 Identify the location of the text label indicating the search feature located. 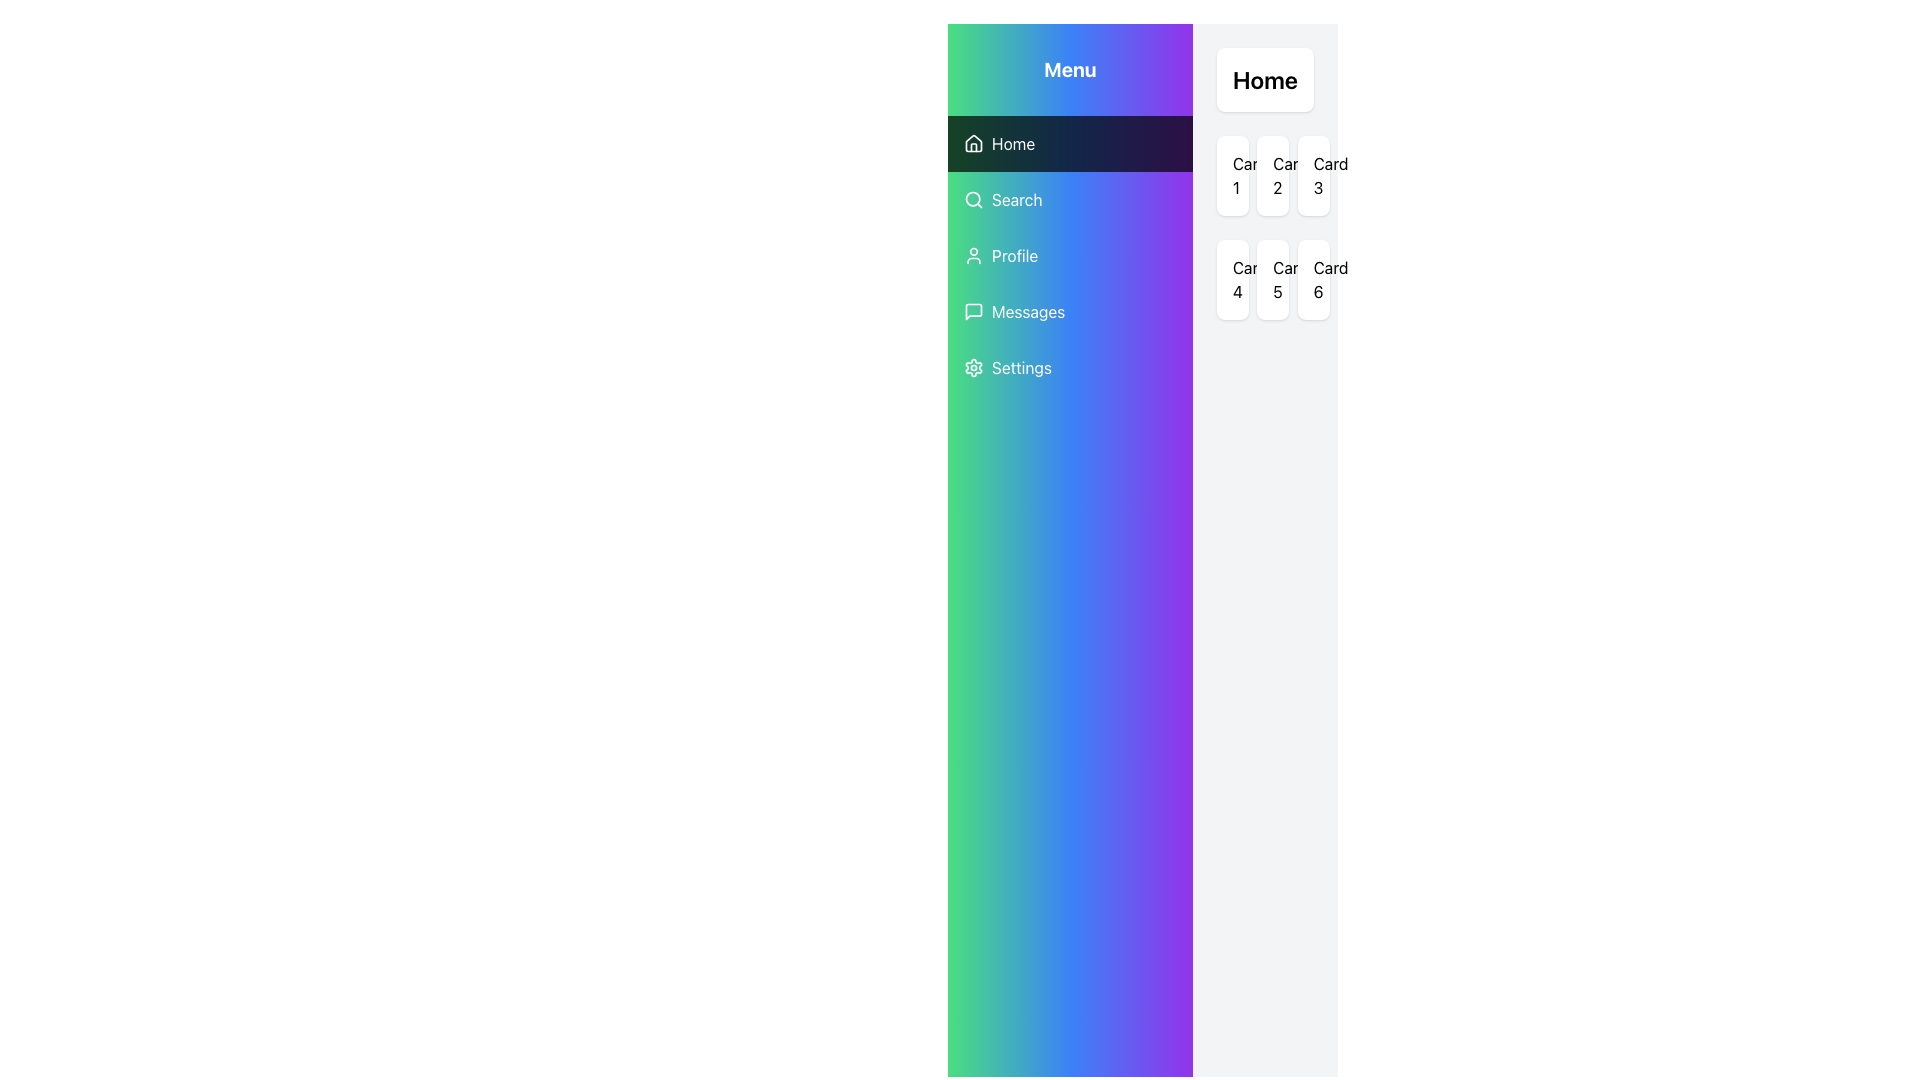
(1017, 200).